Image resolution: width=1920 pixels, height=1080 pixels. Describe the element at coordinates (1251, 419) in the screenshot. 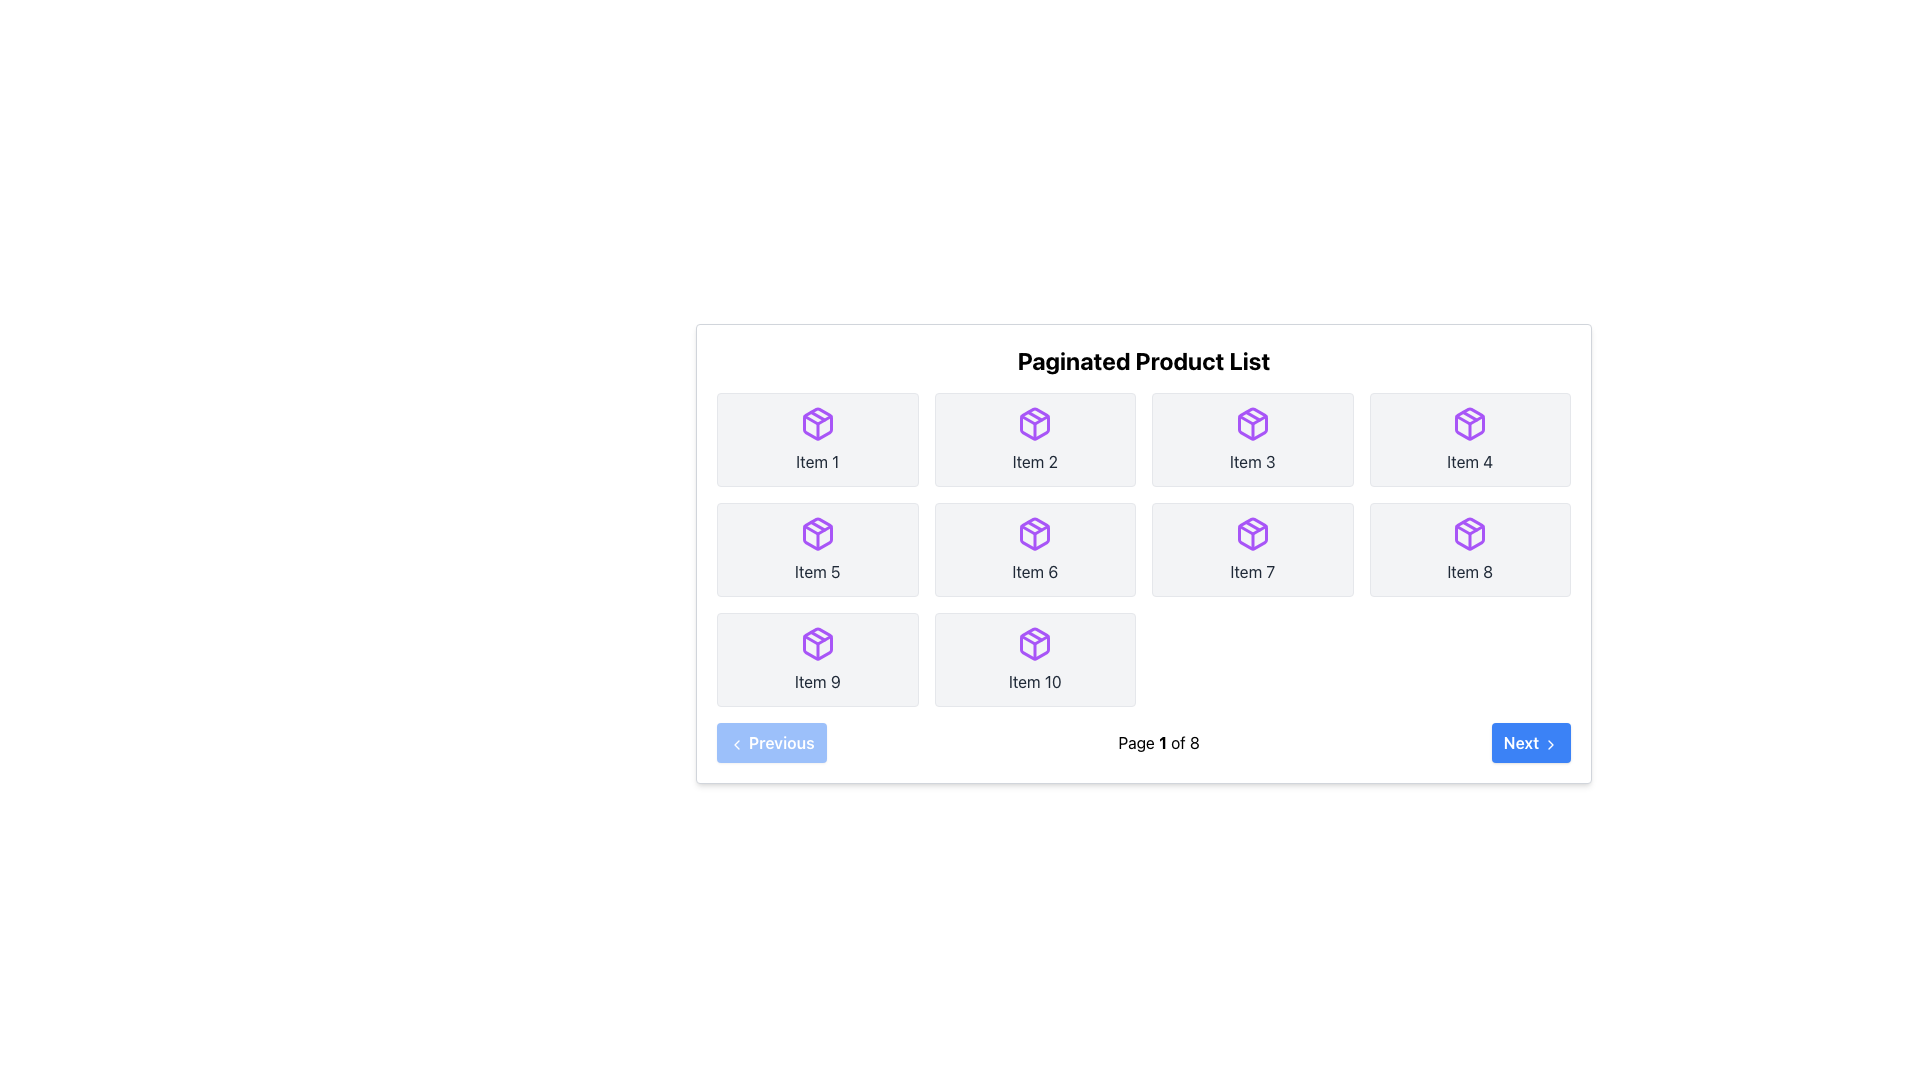

I see `the purple triangular decorative component within the 'Item 3' icon located in the first row and third column of the grid in the paginated product list interface` at that location.